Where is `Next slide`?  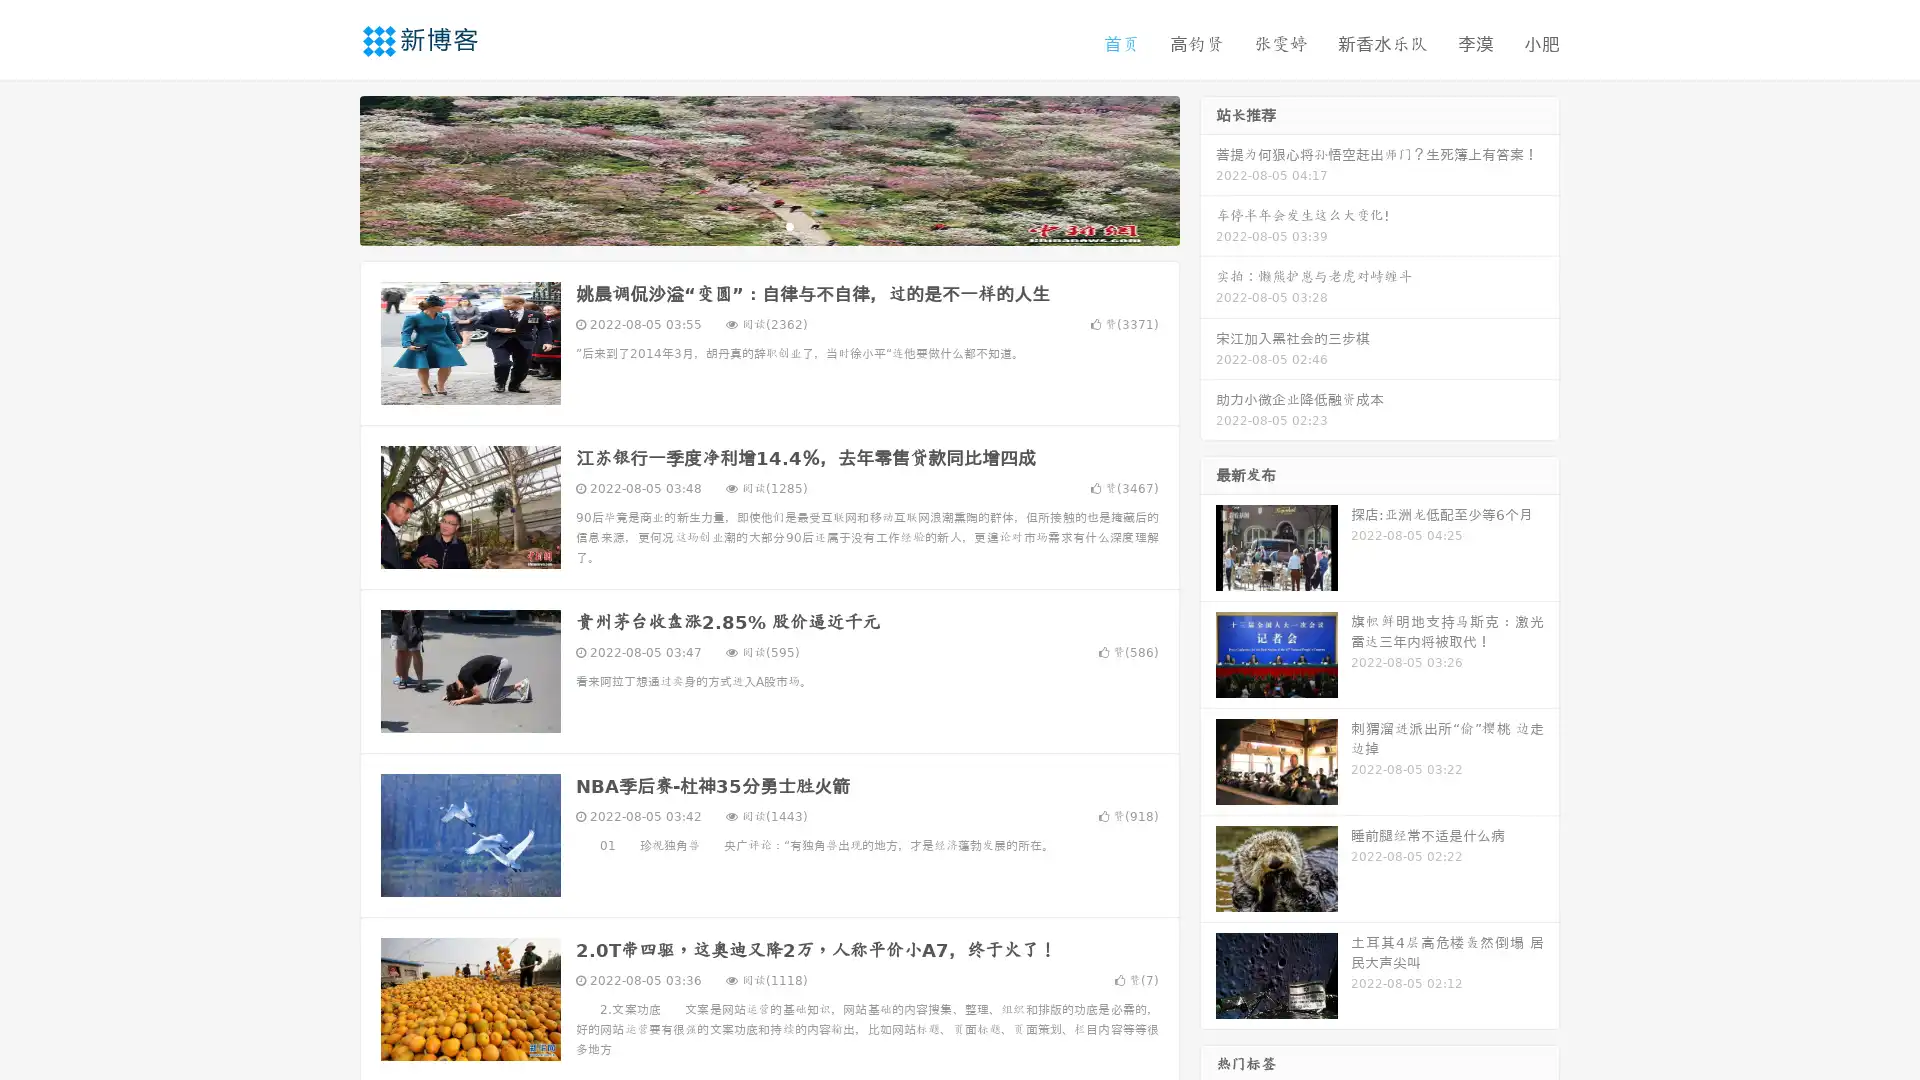 Next slide is located at coordinates (1208, 168).